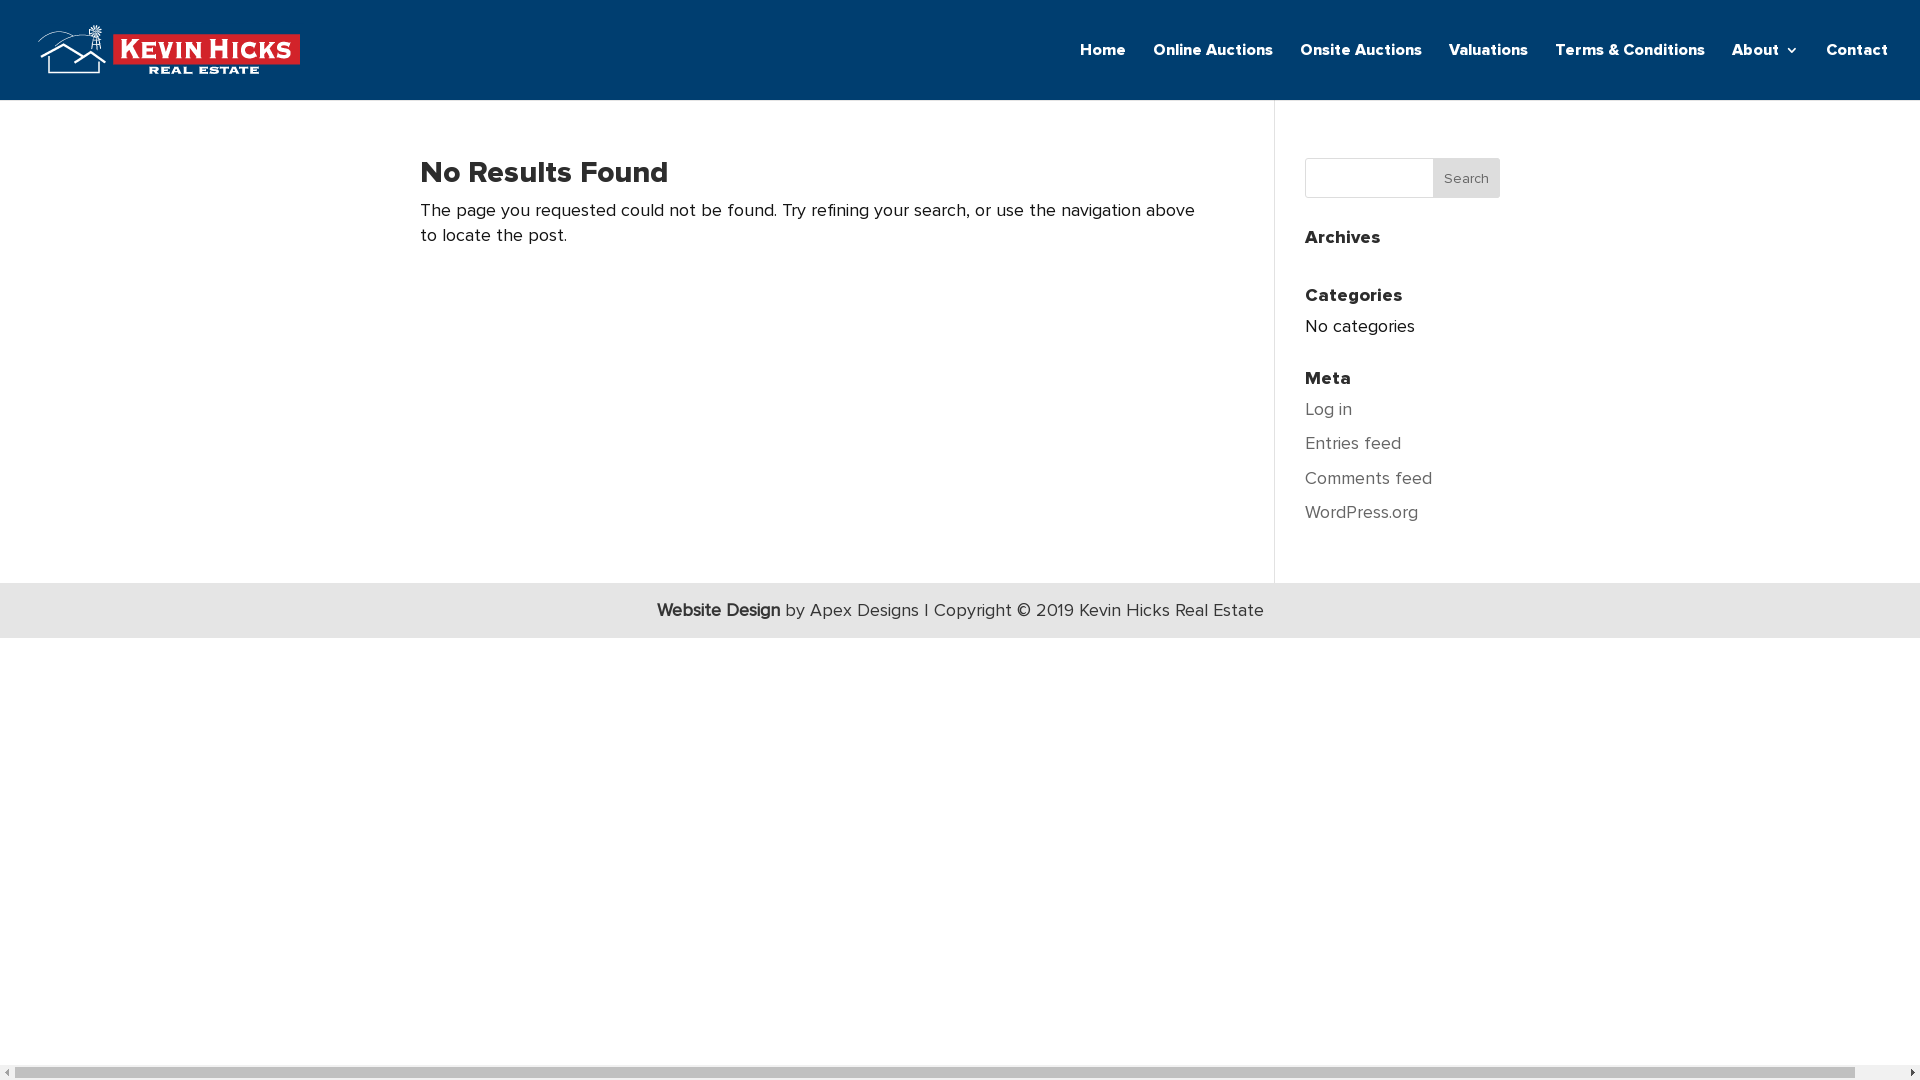  What do you see at coordinates (1360, 511) in the screenshot?
I see `'WordPress.org'` at bounding box center [1360, 511].